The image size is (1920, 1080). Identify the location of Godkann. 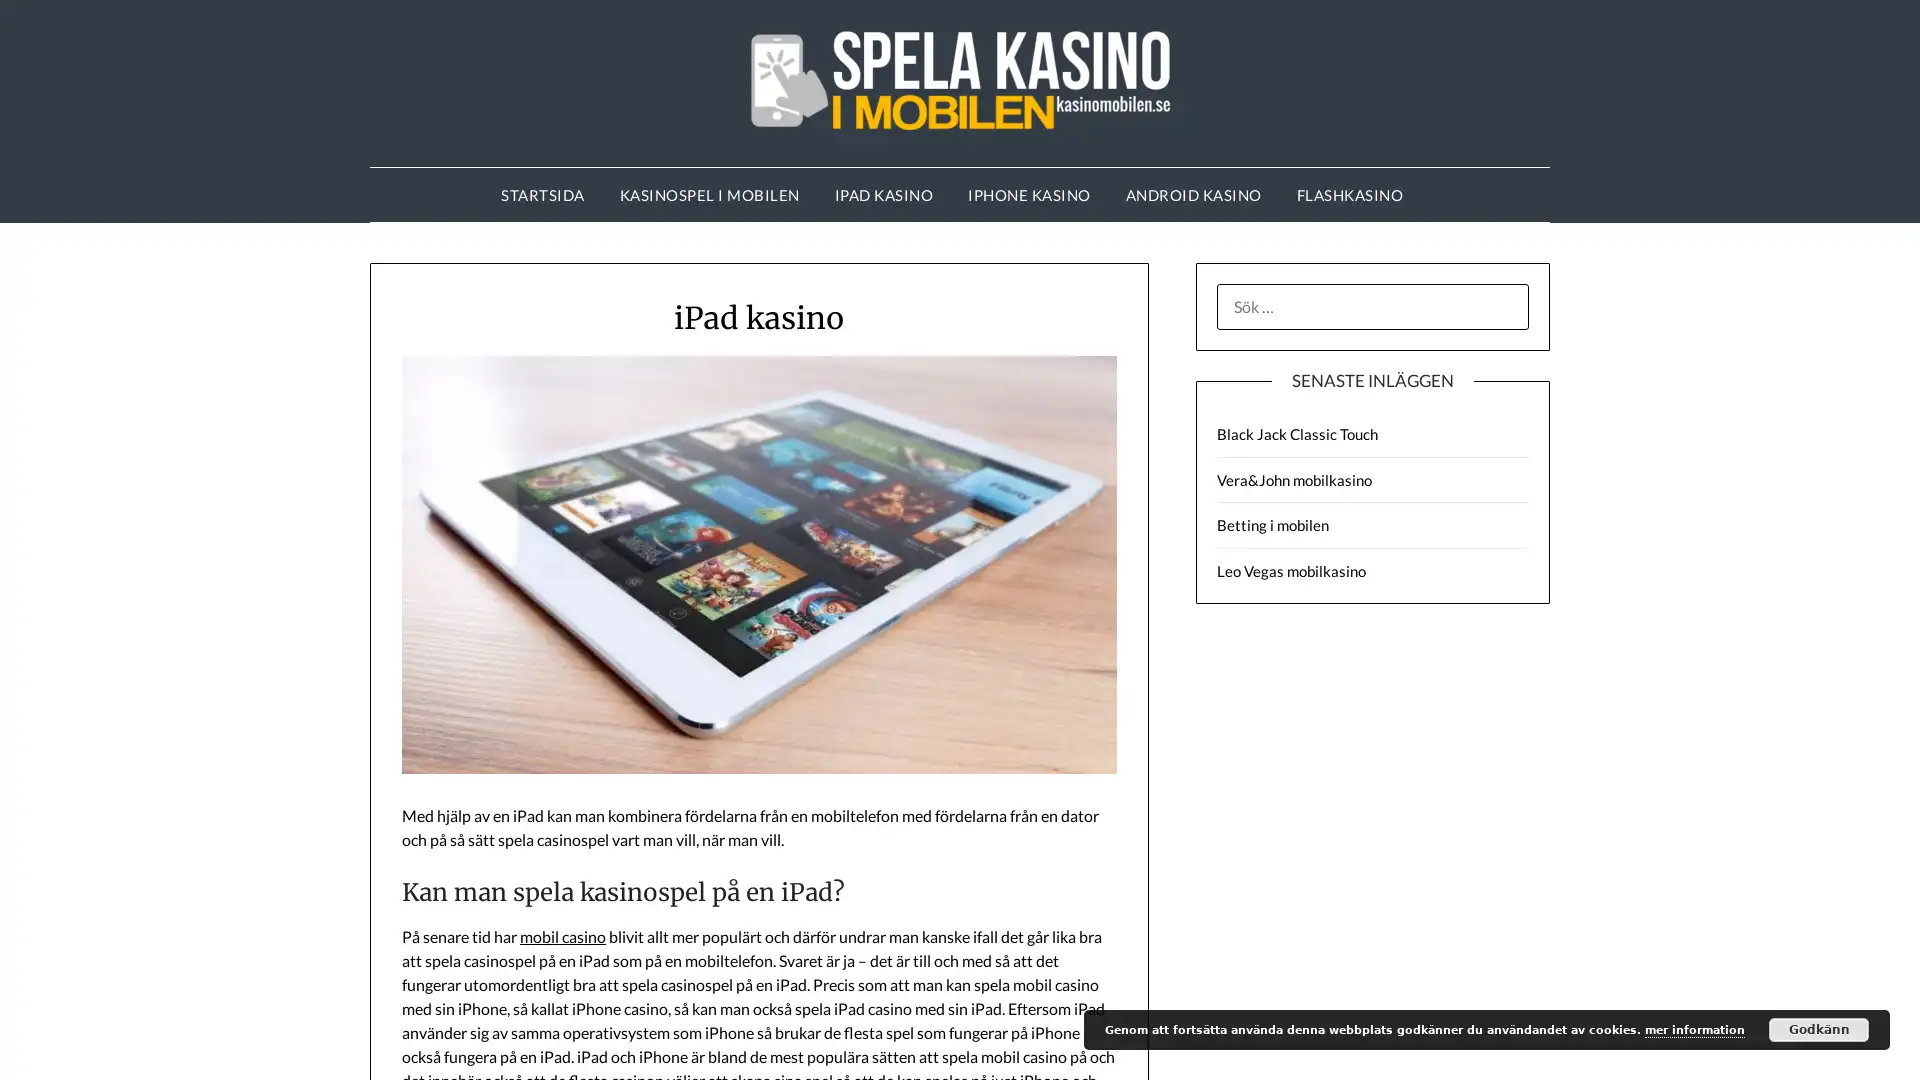
(1819, 1029).